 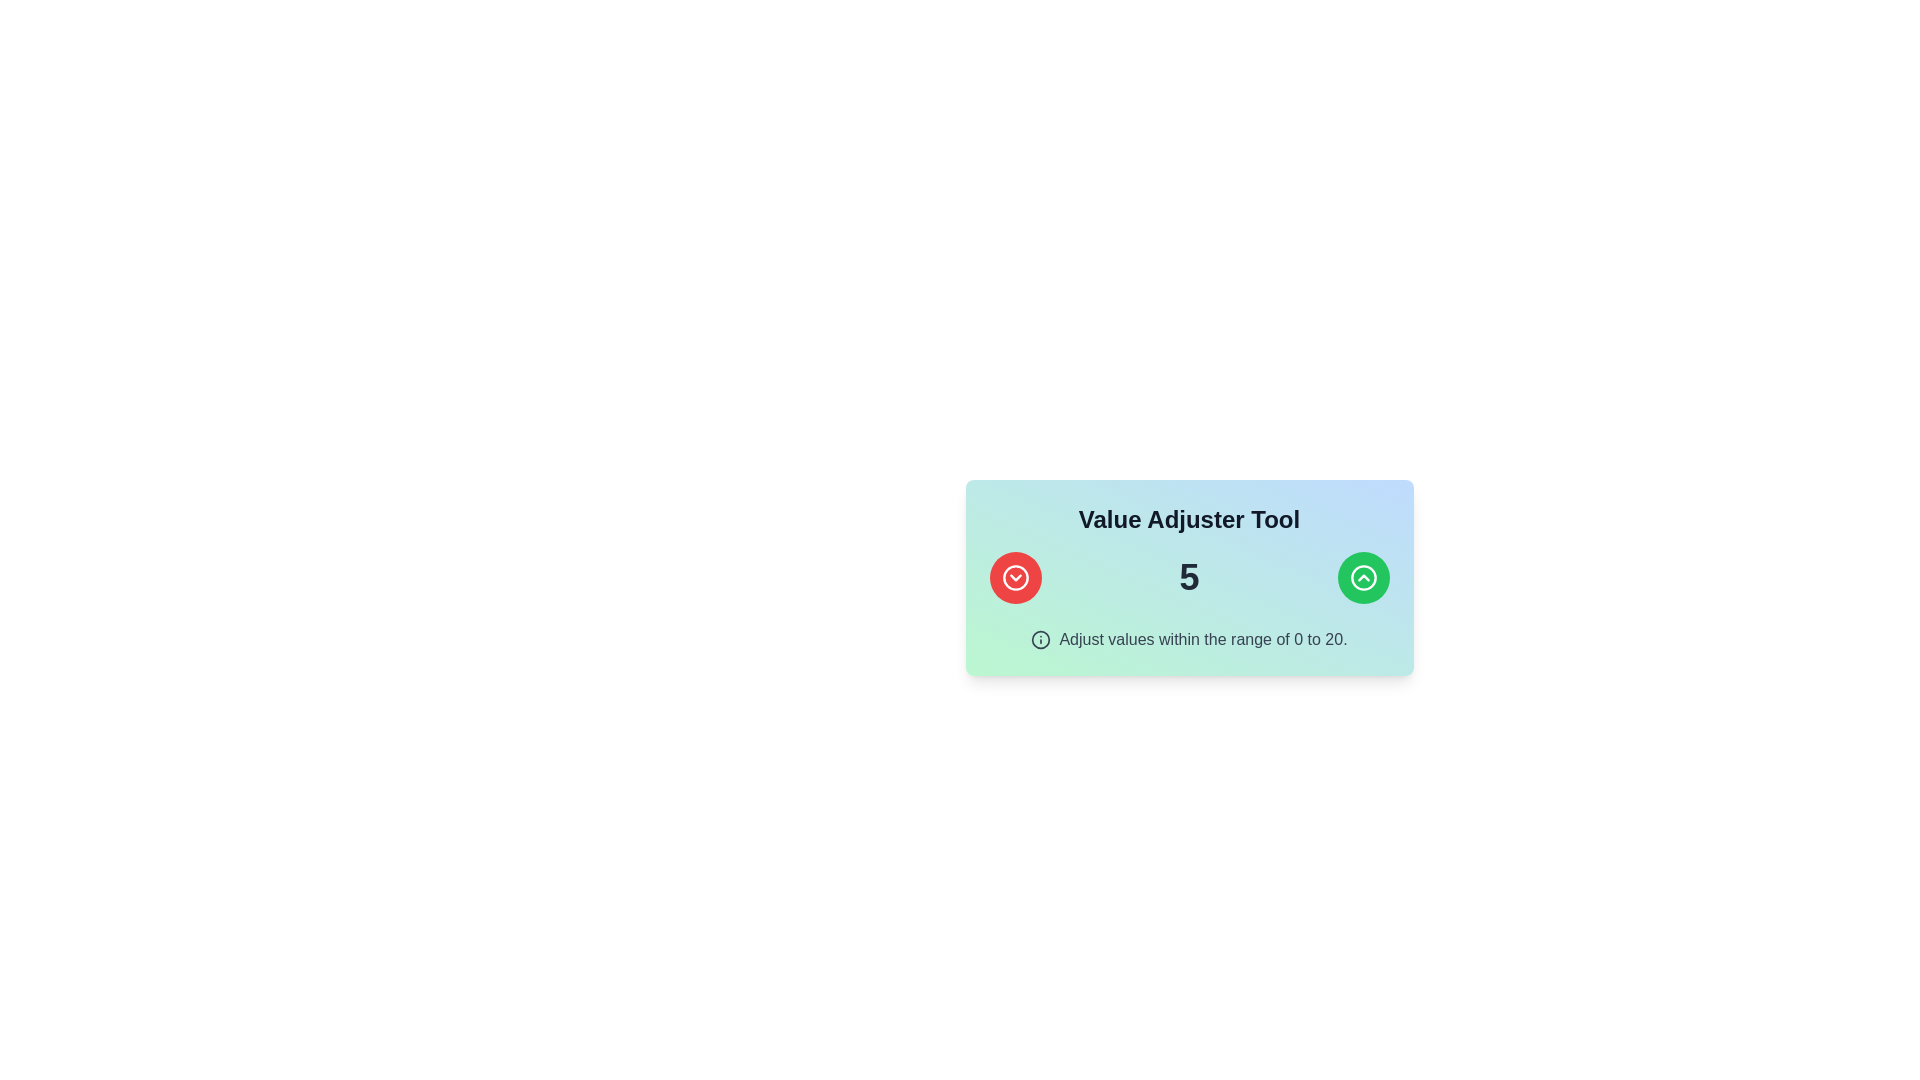 What do you see at coordinates (1189, 578) in the screenshot?
I see `title and description of the Composite interactive component (adjuster tool with buttons) to understand its function` at bounding box center [1189, 578].